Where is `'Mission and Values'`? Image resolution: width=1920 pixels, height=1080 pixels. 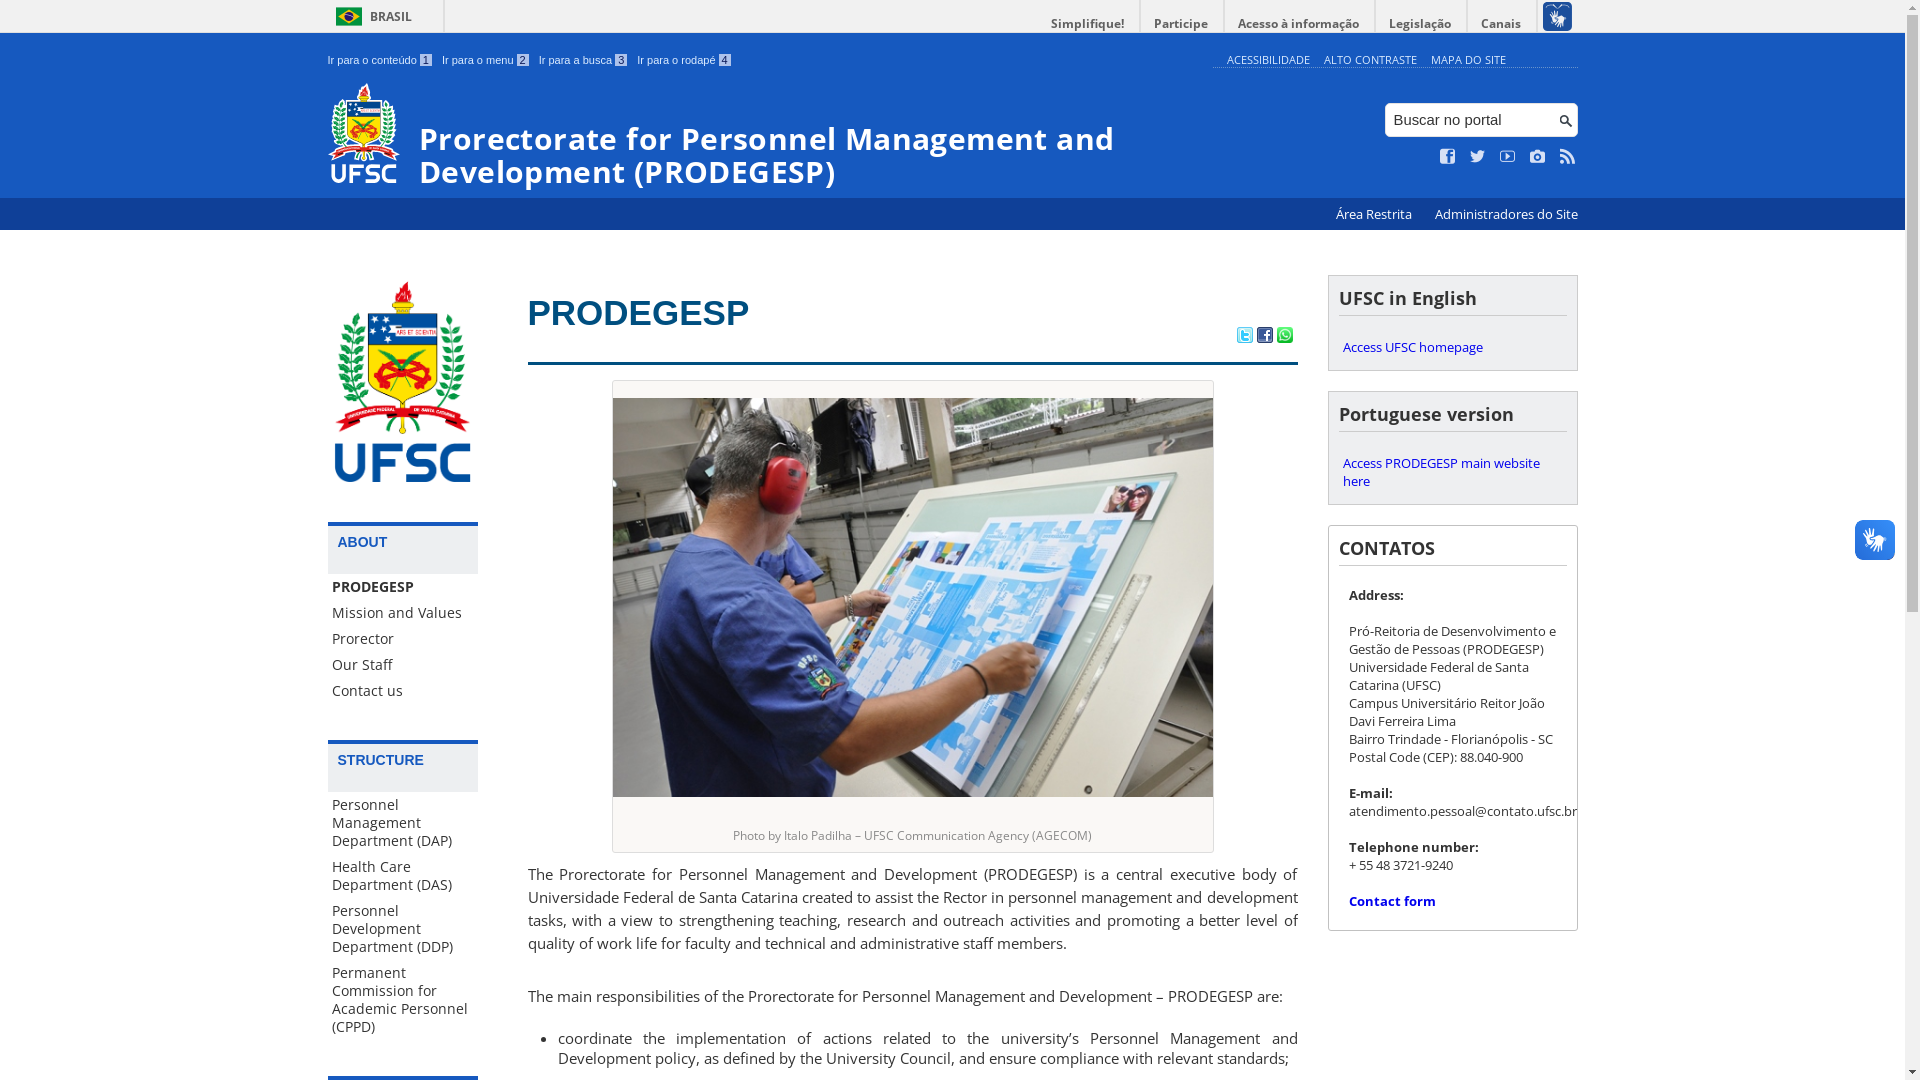
'Mission and Values' is located at coordinates (402, 612).